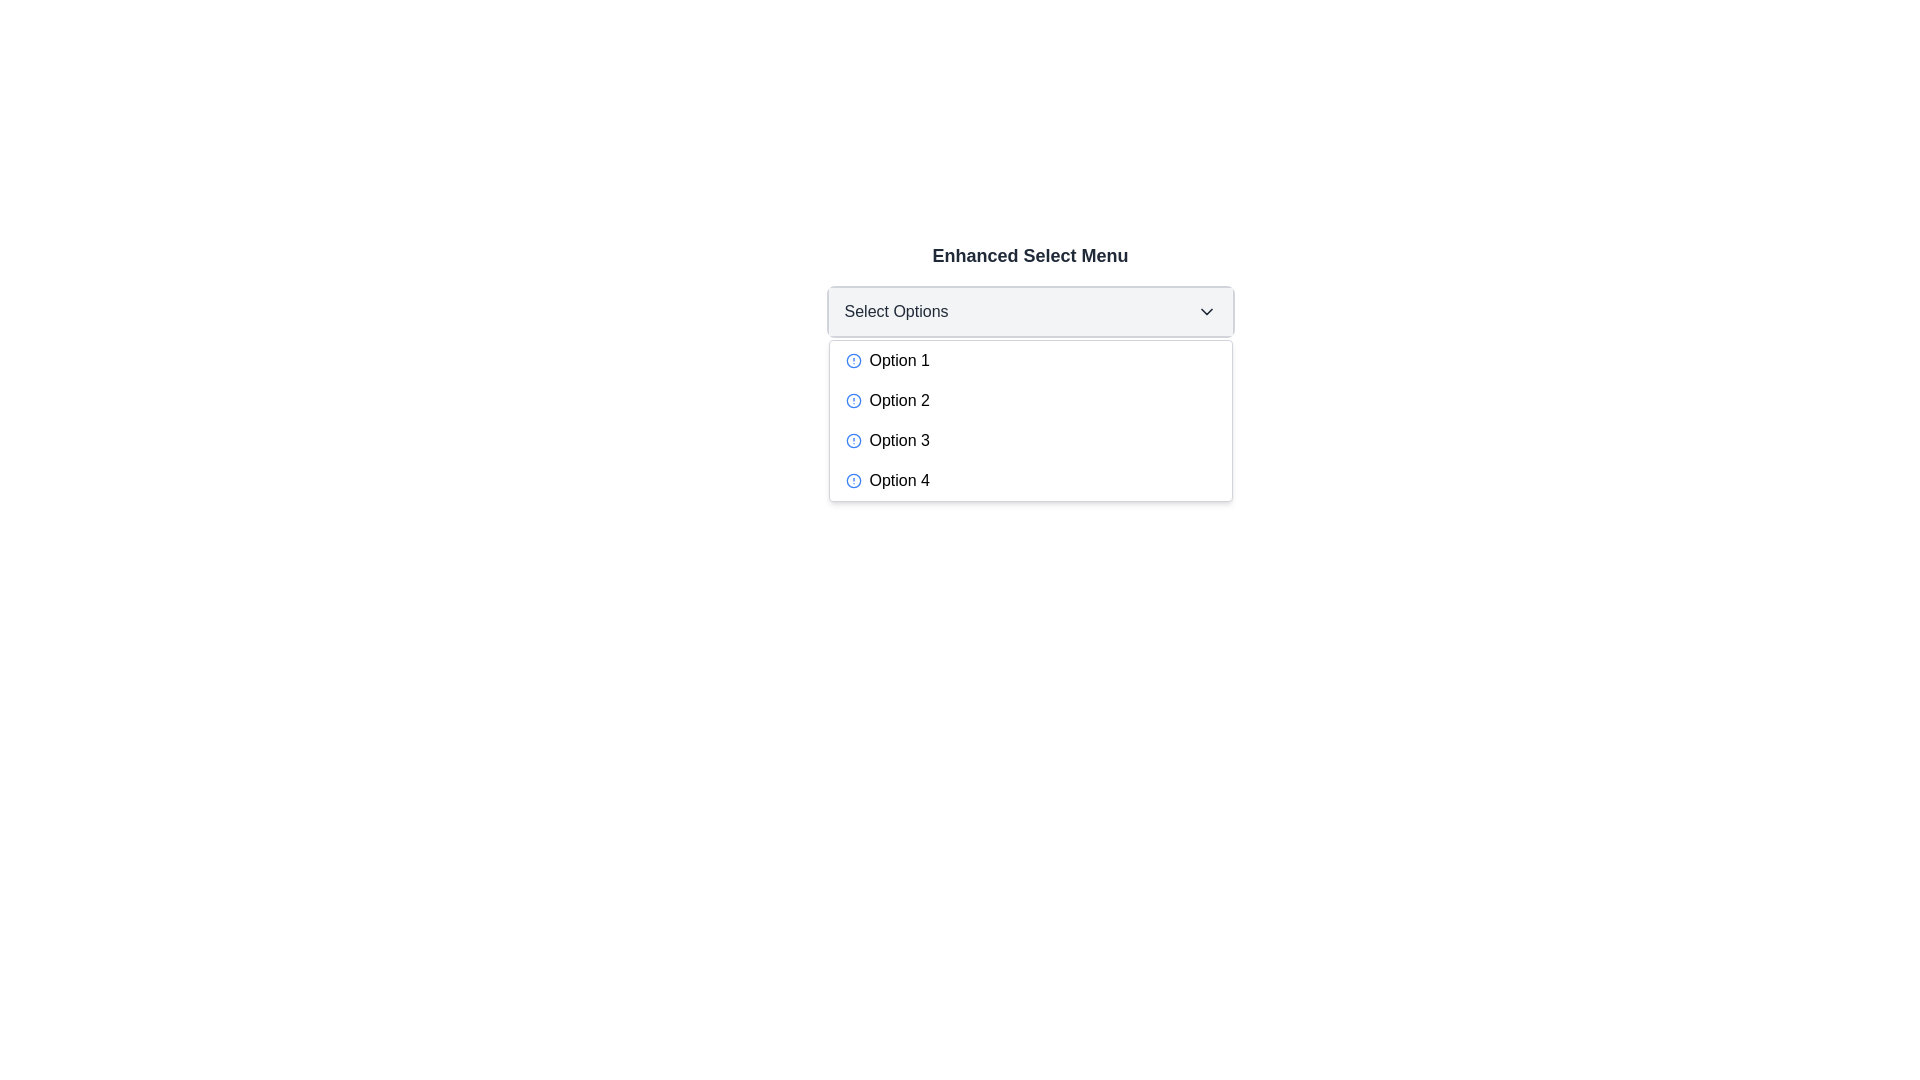  I want to click on the first list item in the 'Enhanced Select Menu' dropdown, which is positioned at the top of the list, so click(886, 361).